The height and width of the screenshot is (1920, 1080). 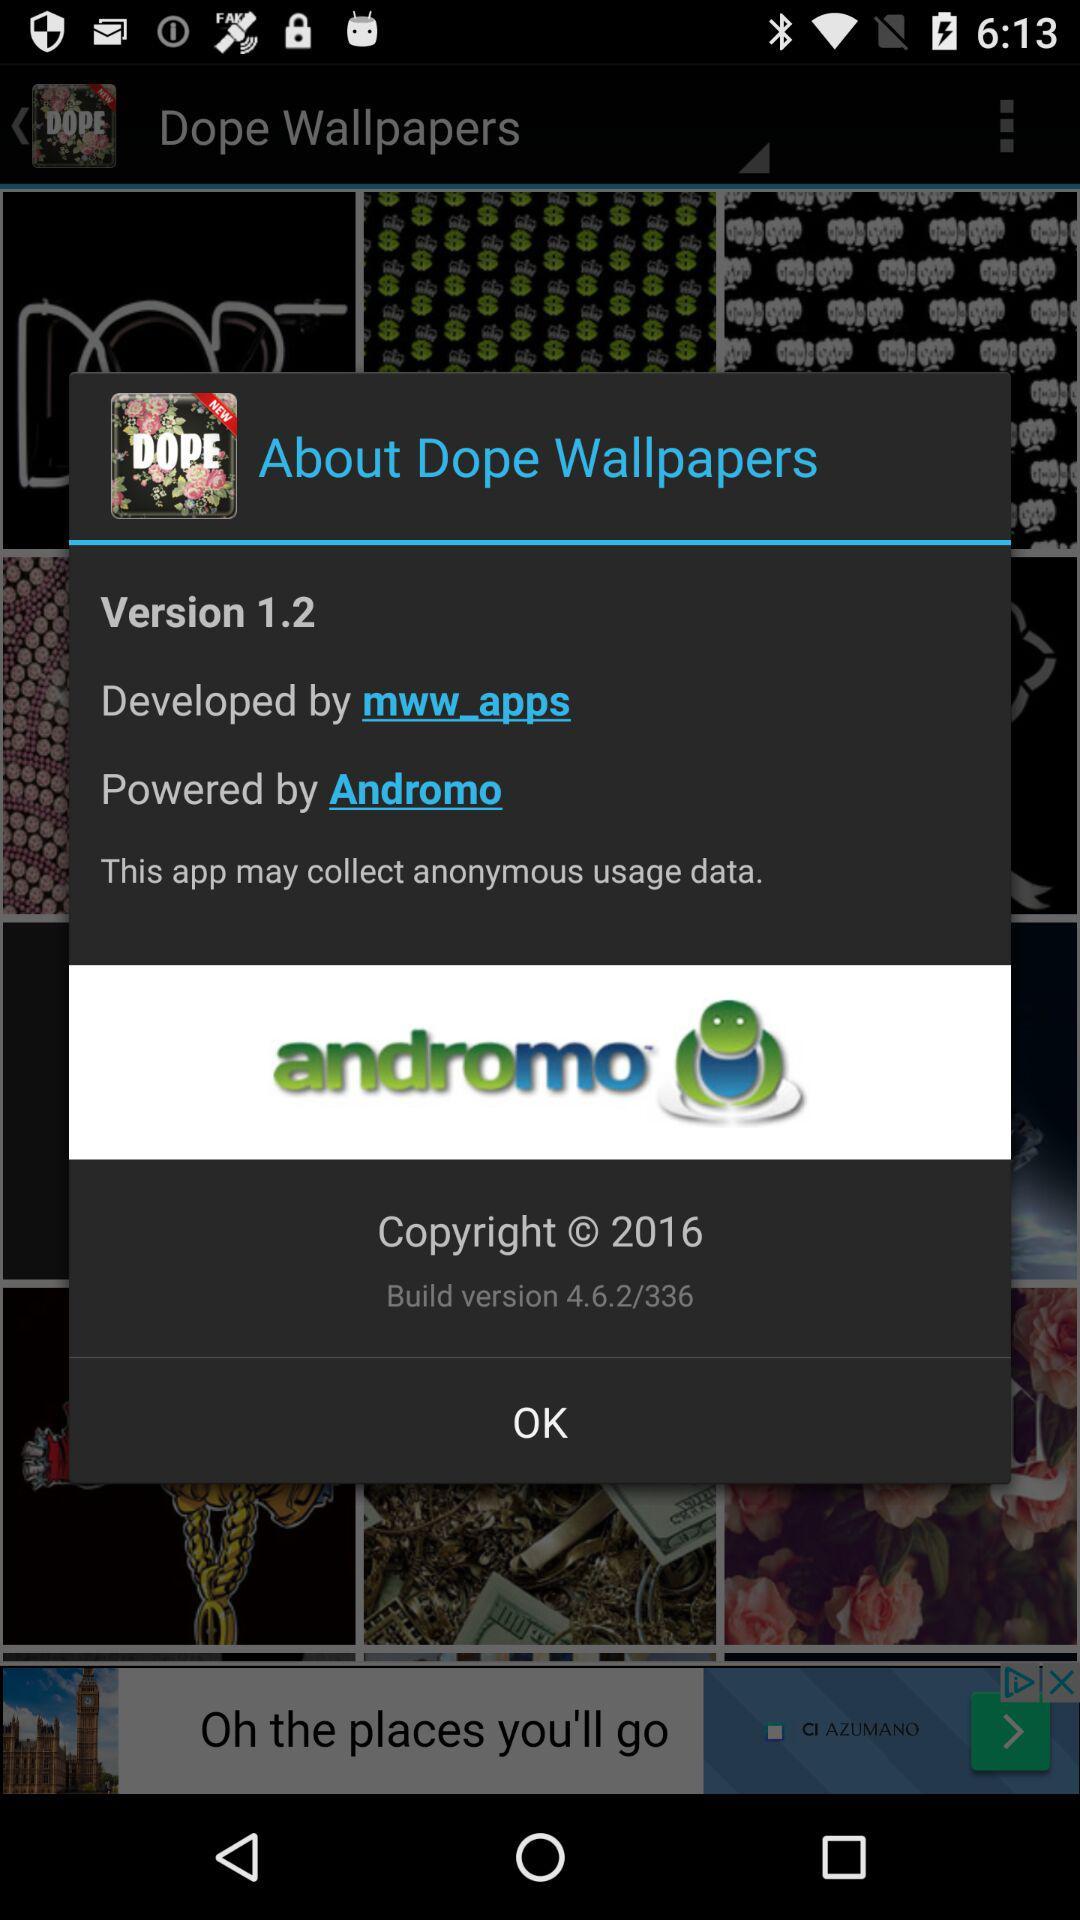 What do you see at coordinates (540, 1420) in the screenshot?
I see `the app below build version 4 item` at bounding box center [540, 1420].